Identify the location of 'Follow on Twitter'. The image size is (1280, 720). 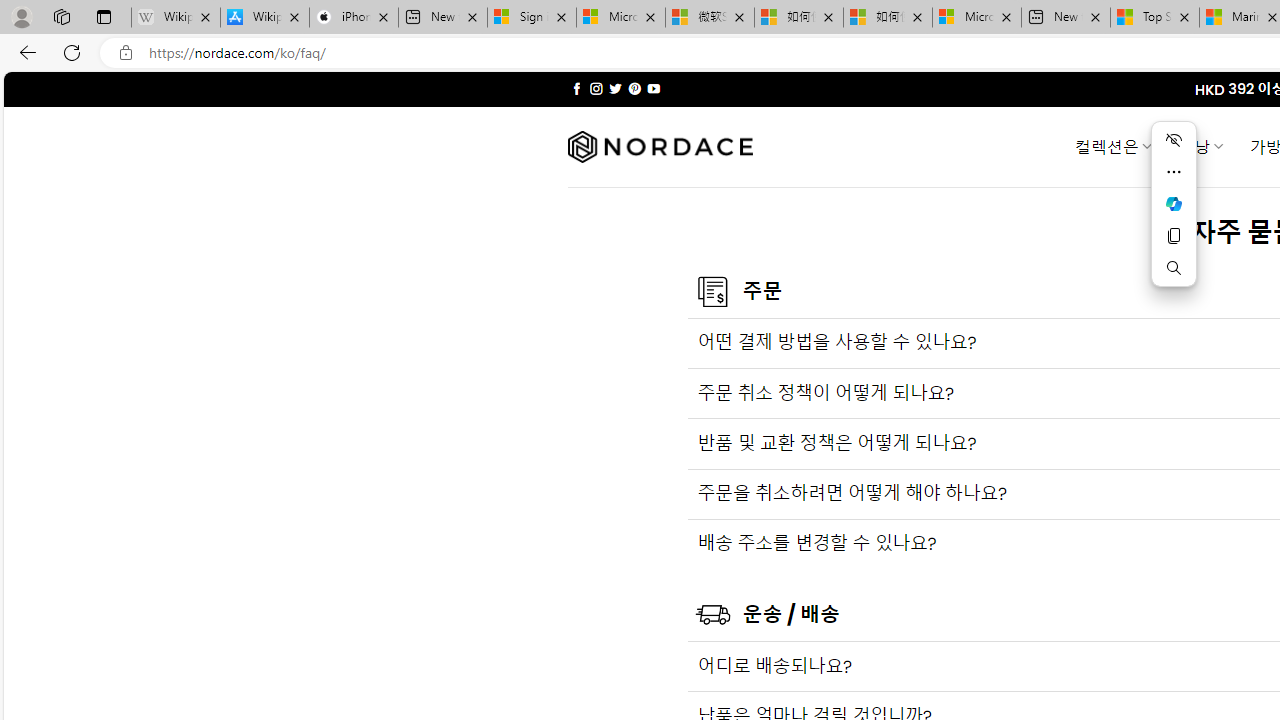
(614, 88).